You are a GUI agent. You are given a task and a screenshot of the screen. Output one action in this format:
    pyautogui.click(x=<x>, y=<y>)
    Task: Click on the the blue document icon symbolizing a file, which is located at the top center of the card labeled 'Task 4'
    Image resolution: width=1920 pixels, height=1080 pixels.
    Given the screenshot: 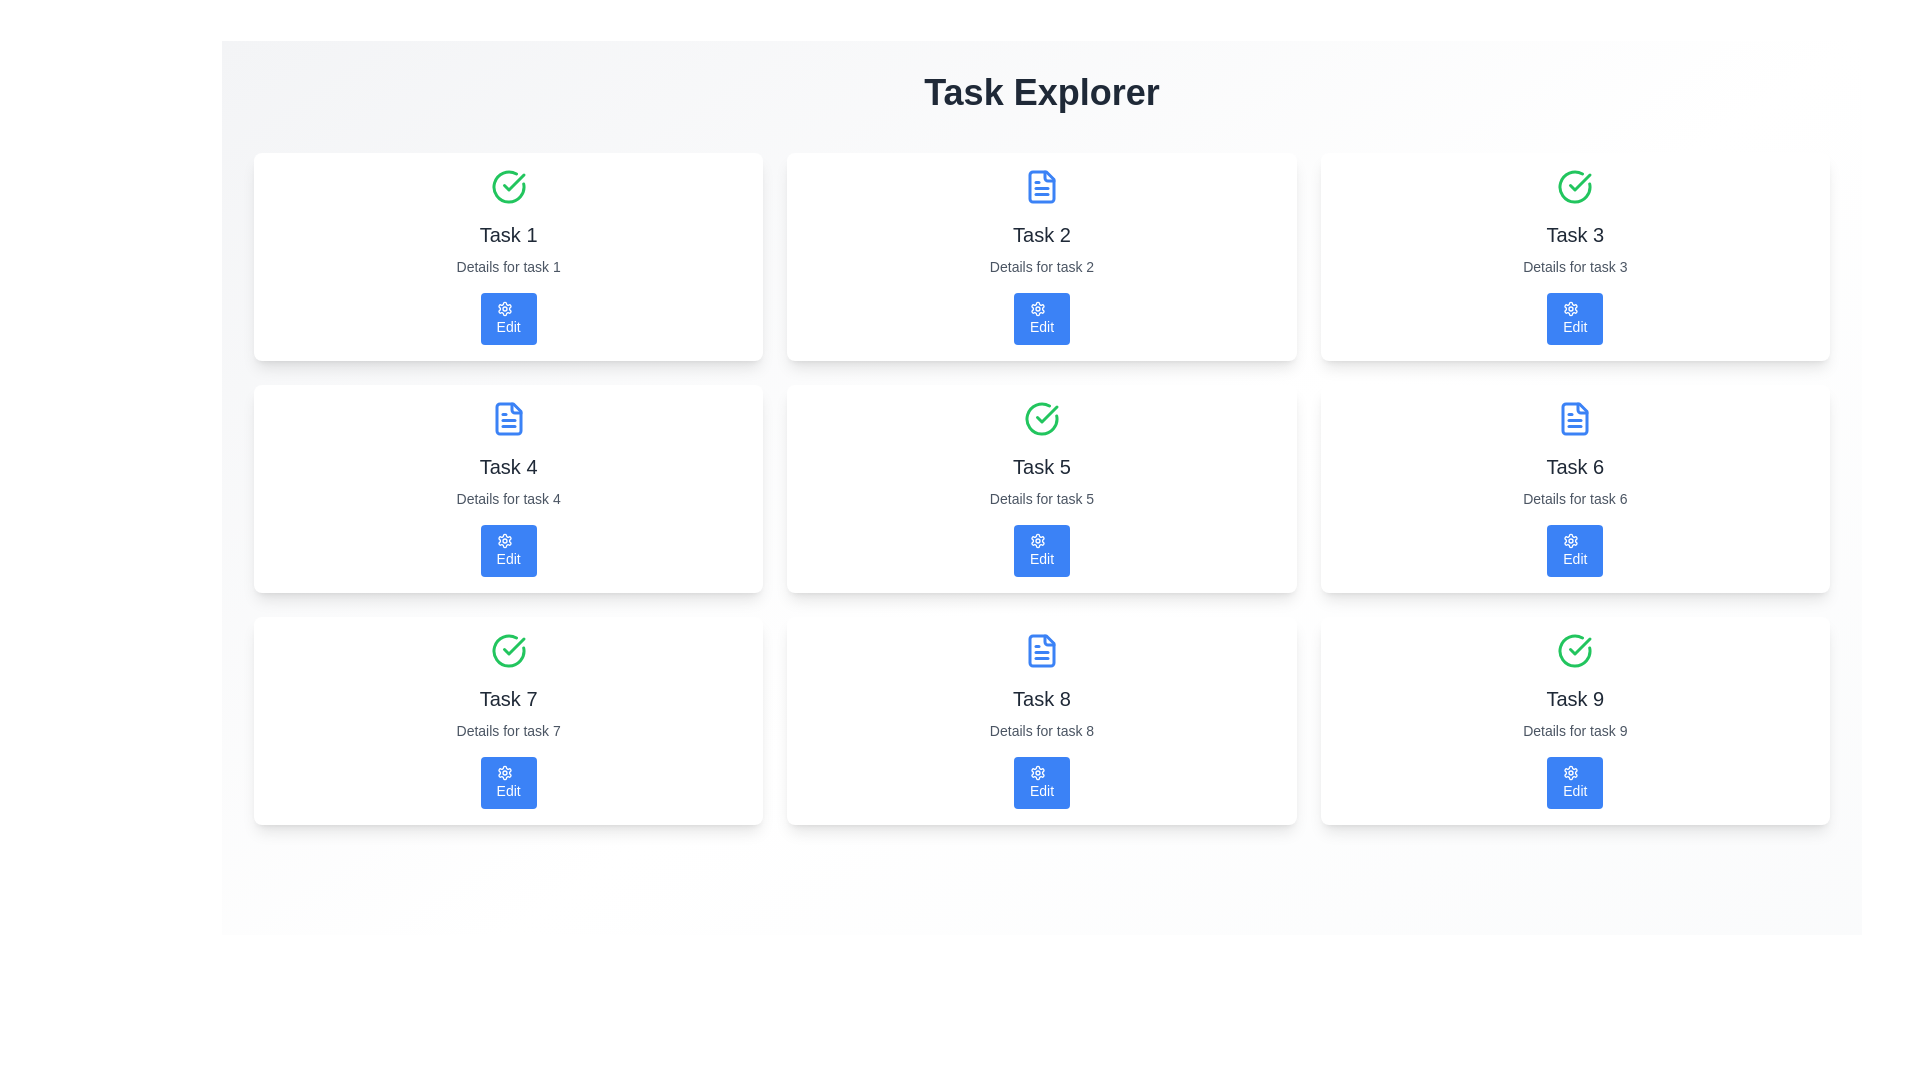 What is the action you would take?
    pyautogui.click(x=508, y=418)
    